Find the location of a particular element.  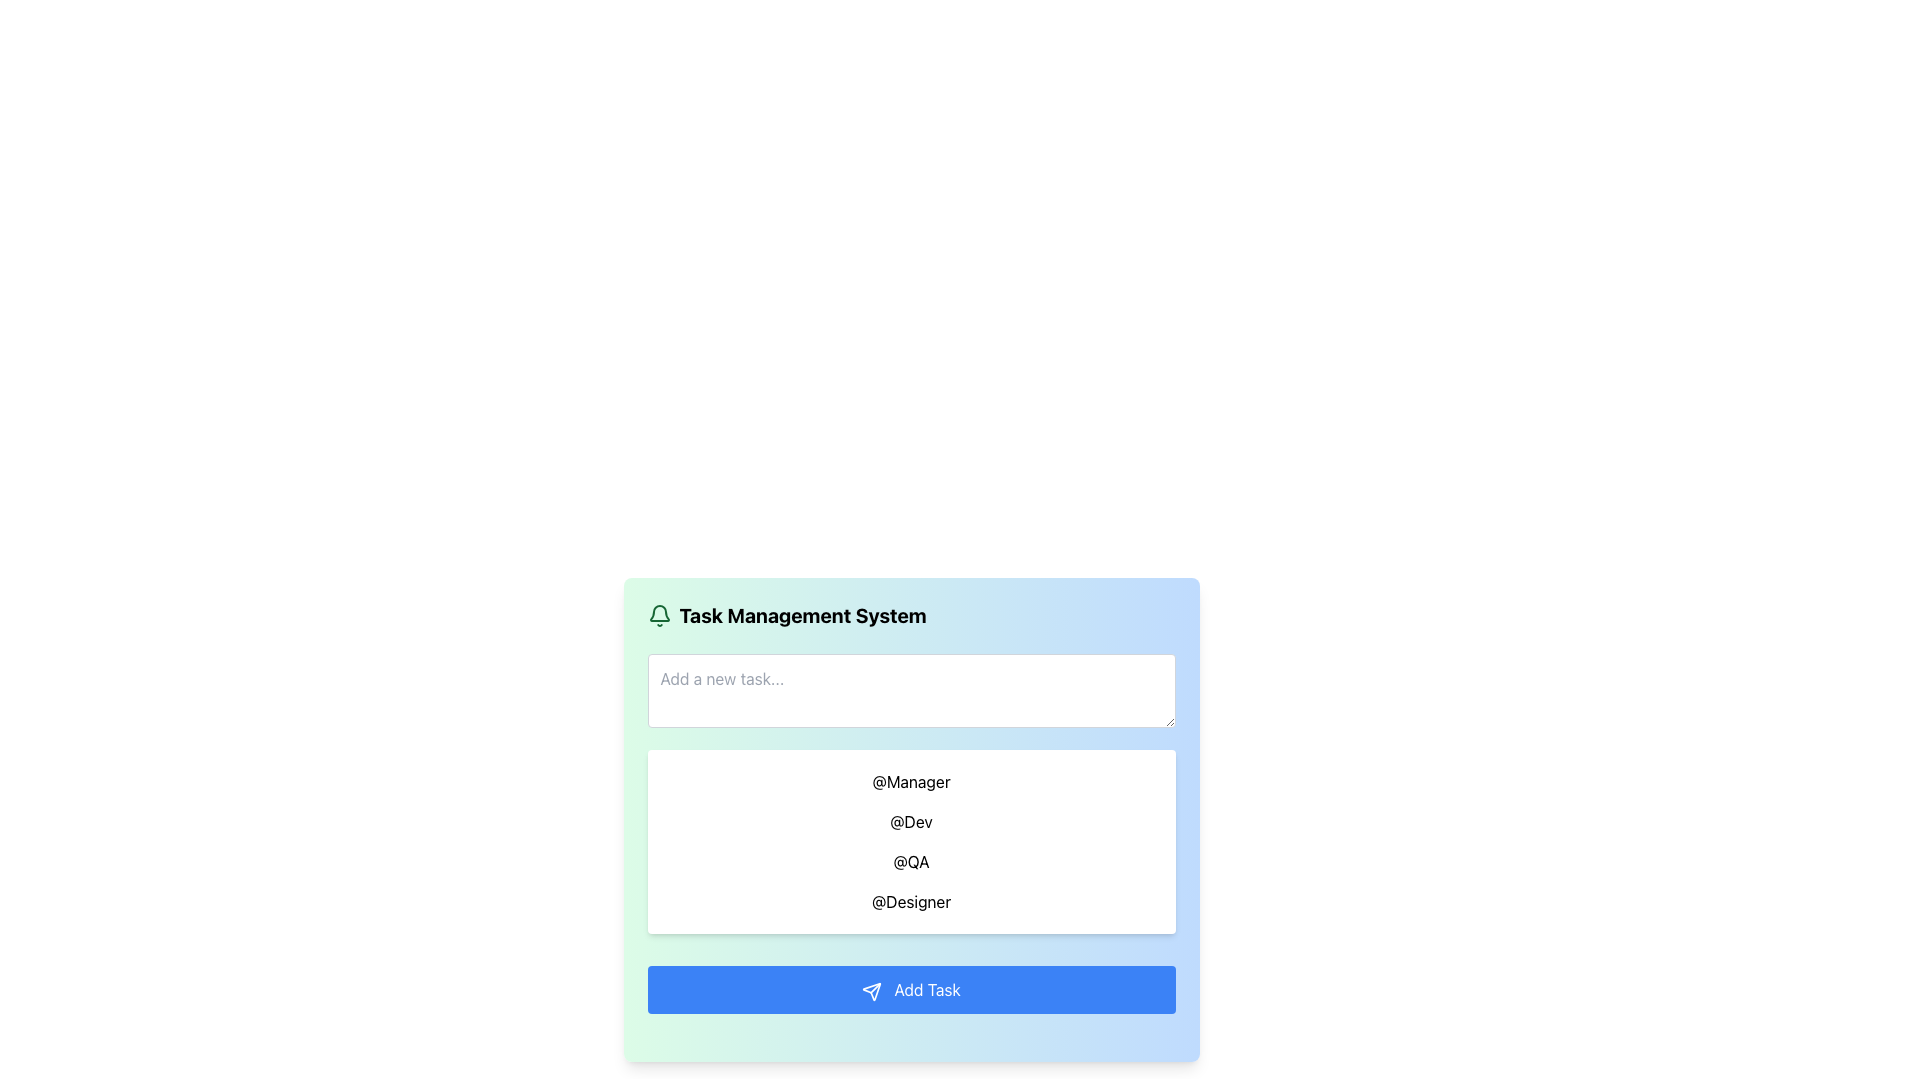

the style and appearance of the triangular icon resembling a paper plane located within the 'Add Task' button area, positioned toward the left side inside the button component is located at coordinates (872, 991).